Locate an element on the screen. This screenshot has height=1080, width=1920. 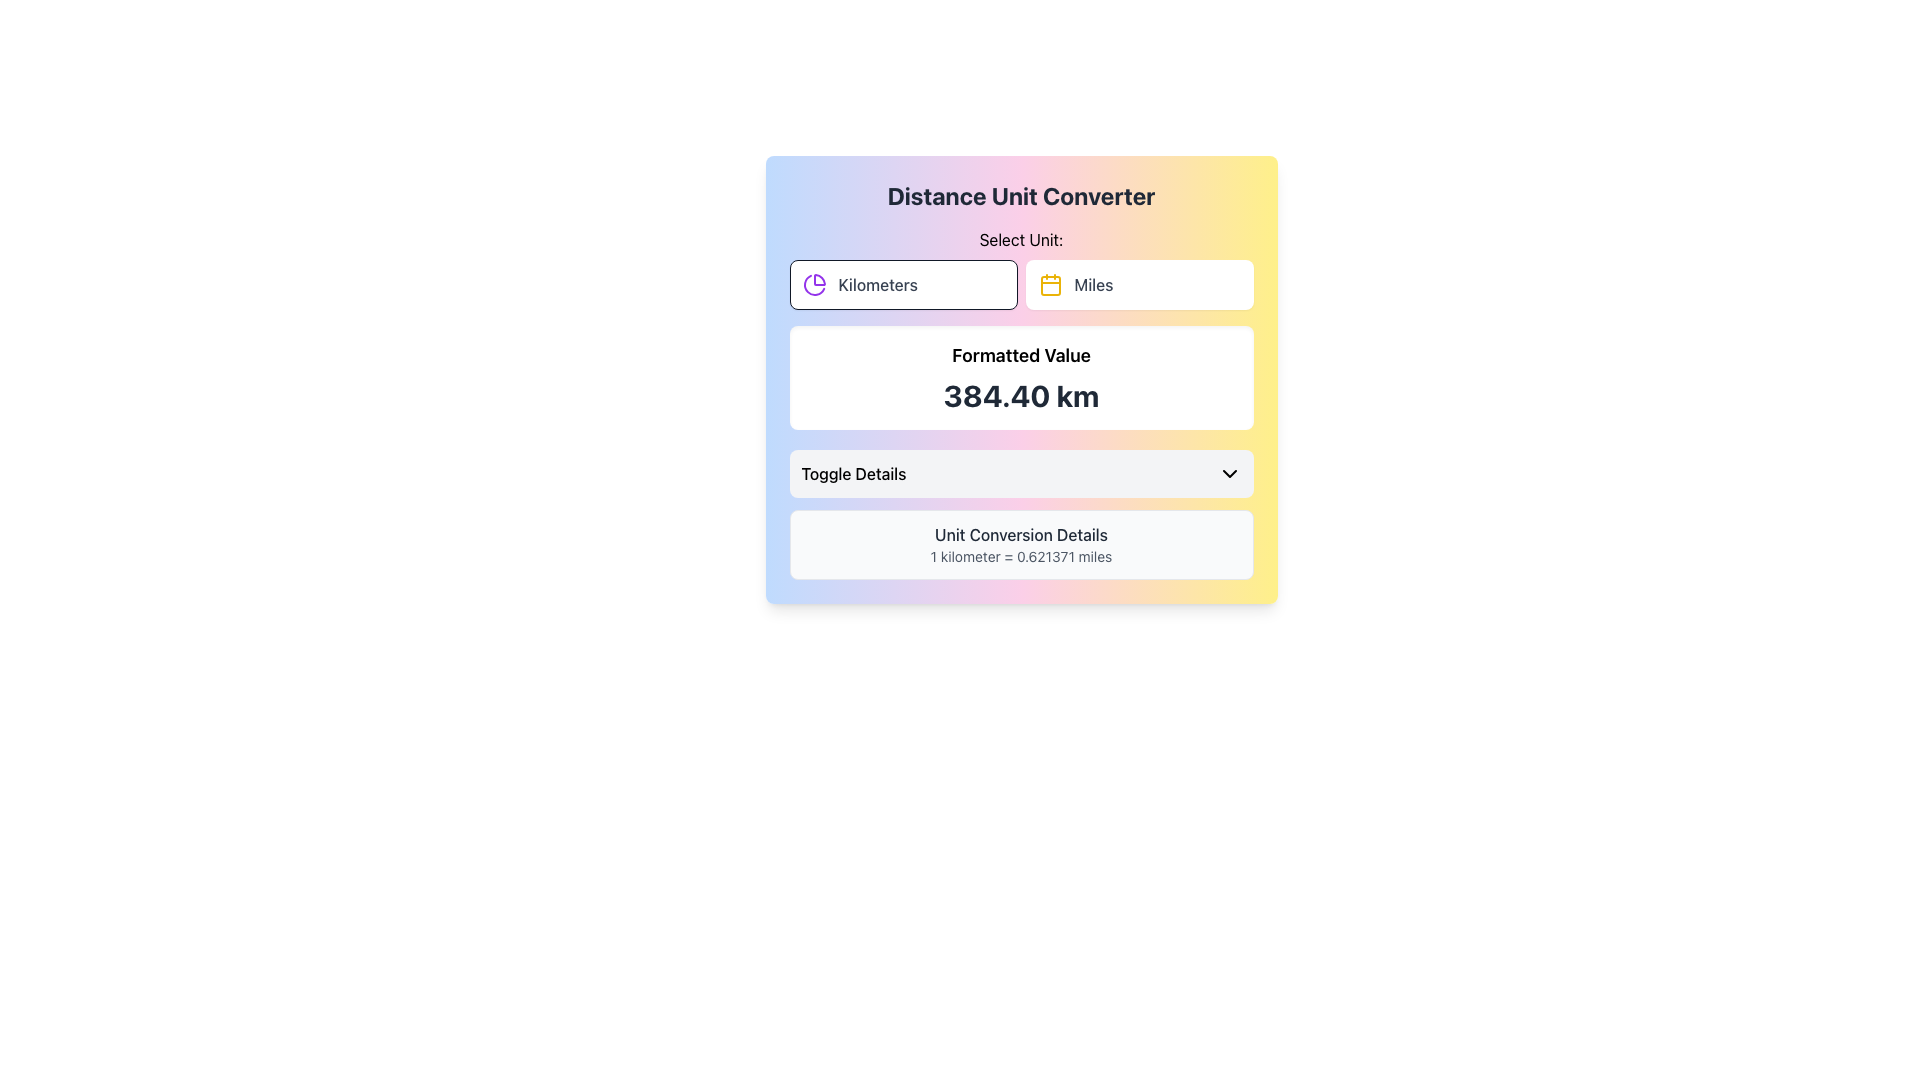
displayed value '384.40 km' from the centrally aligned text in the Text Display below the 'Formatted Value' label is located at coordinates (1021, 396).